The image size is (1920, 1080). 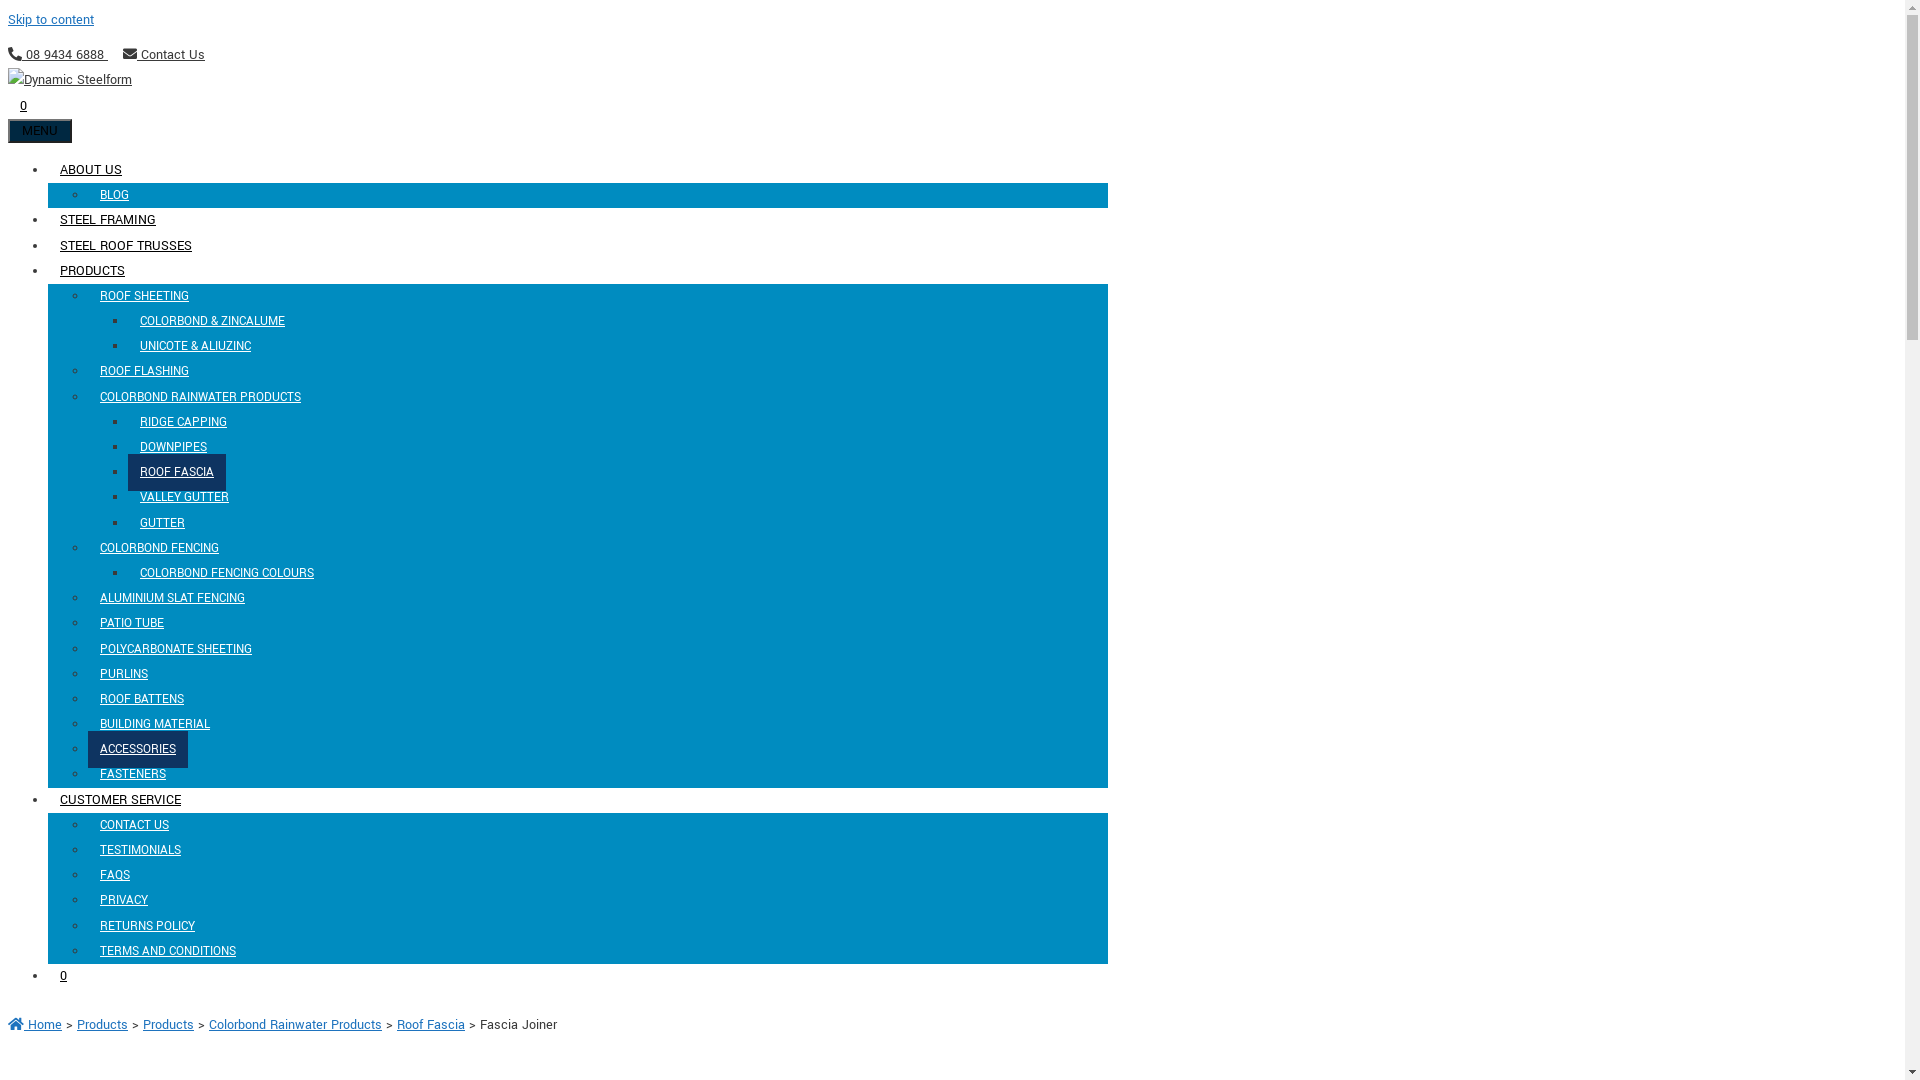 What do you see at coordinates (163, 53) in the screenshot?
I see `'Contact Us'` at bounding box center [163, 53].